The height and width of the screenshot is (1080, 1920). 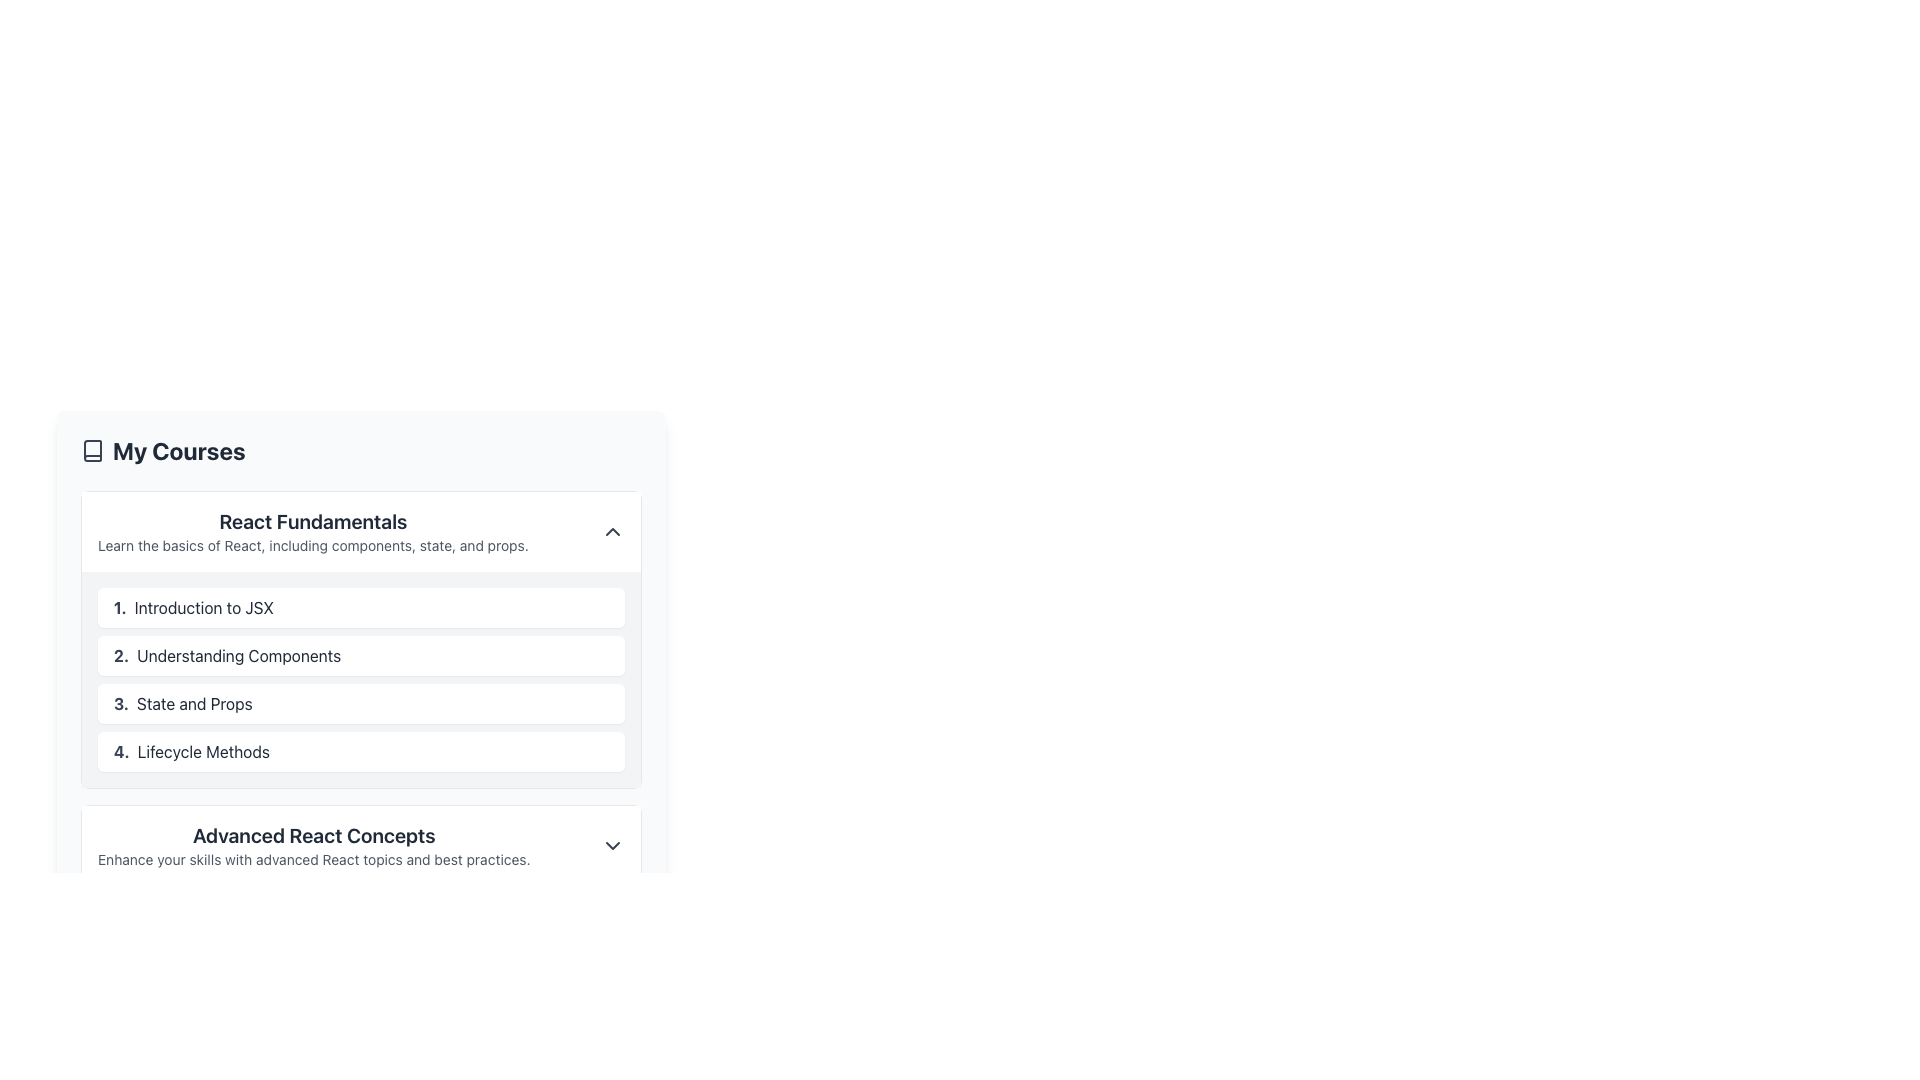 I want to click on listed topics from the textual list item styled with a light gray background, containing numbered items such as '1. Introduction to JSX', '2. Understanding Components', '3. State and Props', and '4. Lifecycle Methods' within the 'React Fundamentals' section, so click(x=361, y=678).